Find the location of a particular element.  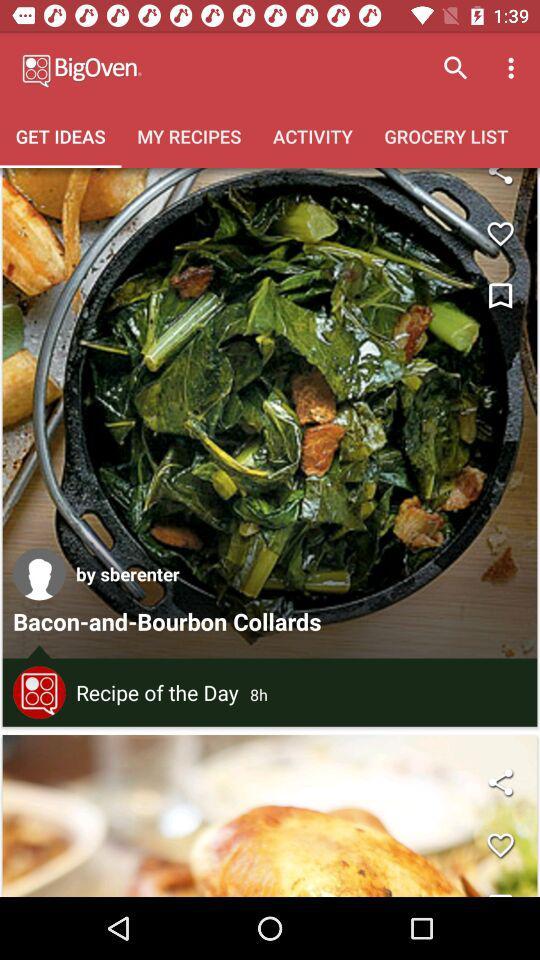

make favorite is located at coordinates (499, 844).